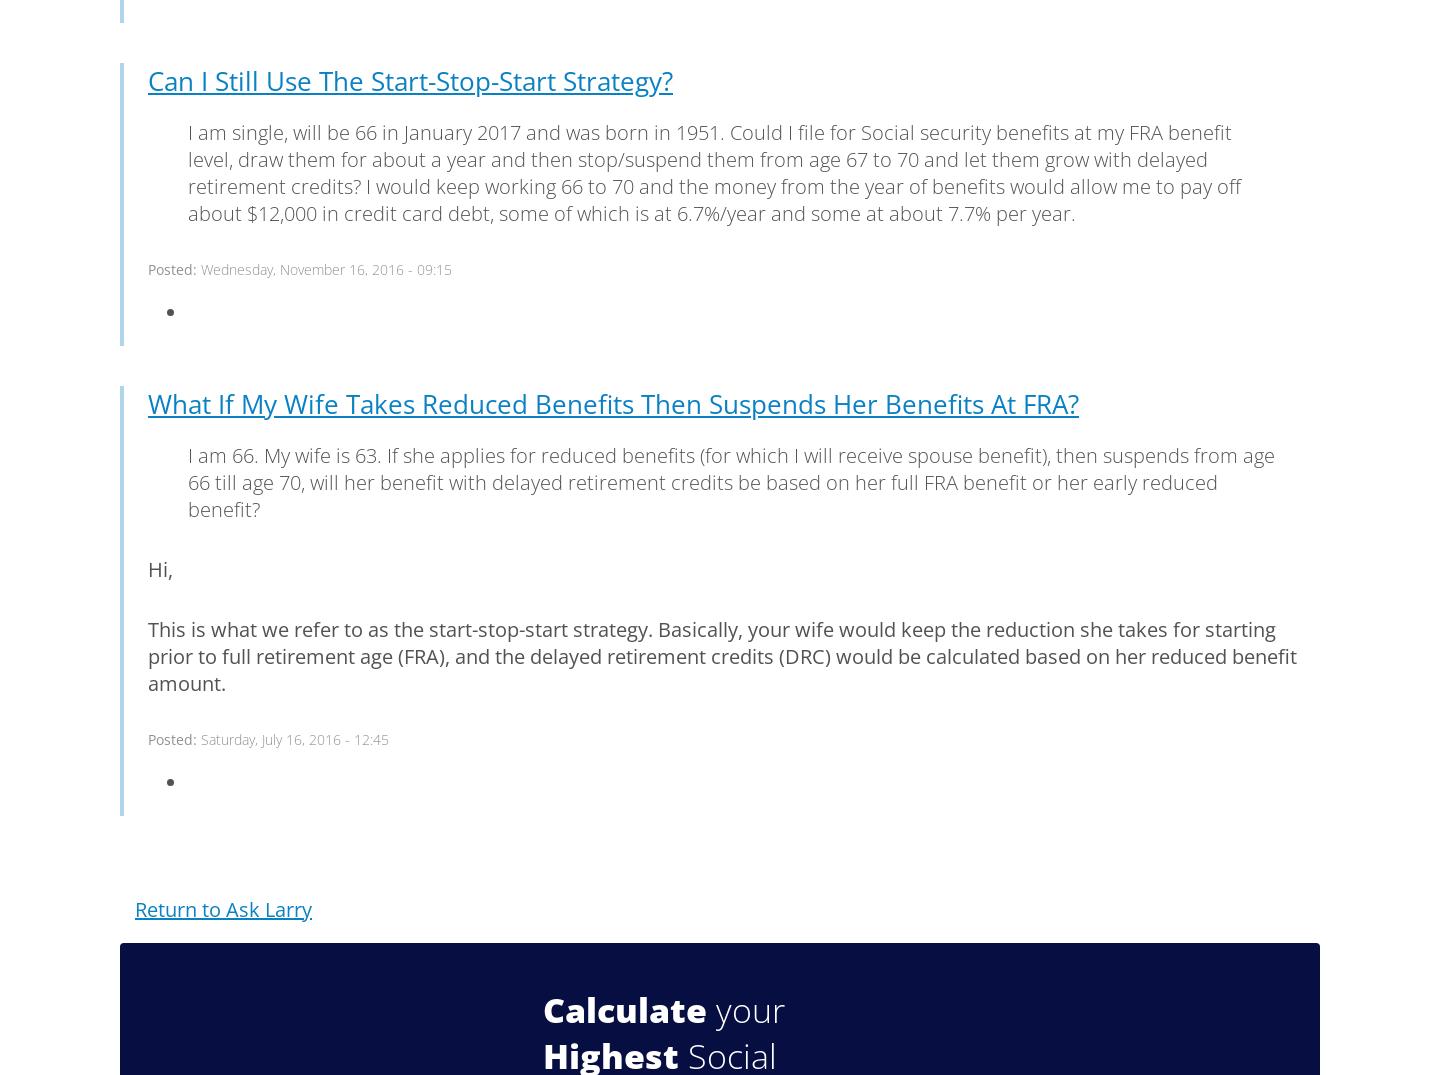 The height and width of the screenshot is (1075, 1440). I want to click on 'Wednesday, November 16, 2016 - 09:15', so click(326, 268).